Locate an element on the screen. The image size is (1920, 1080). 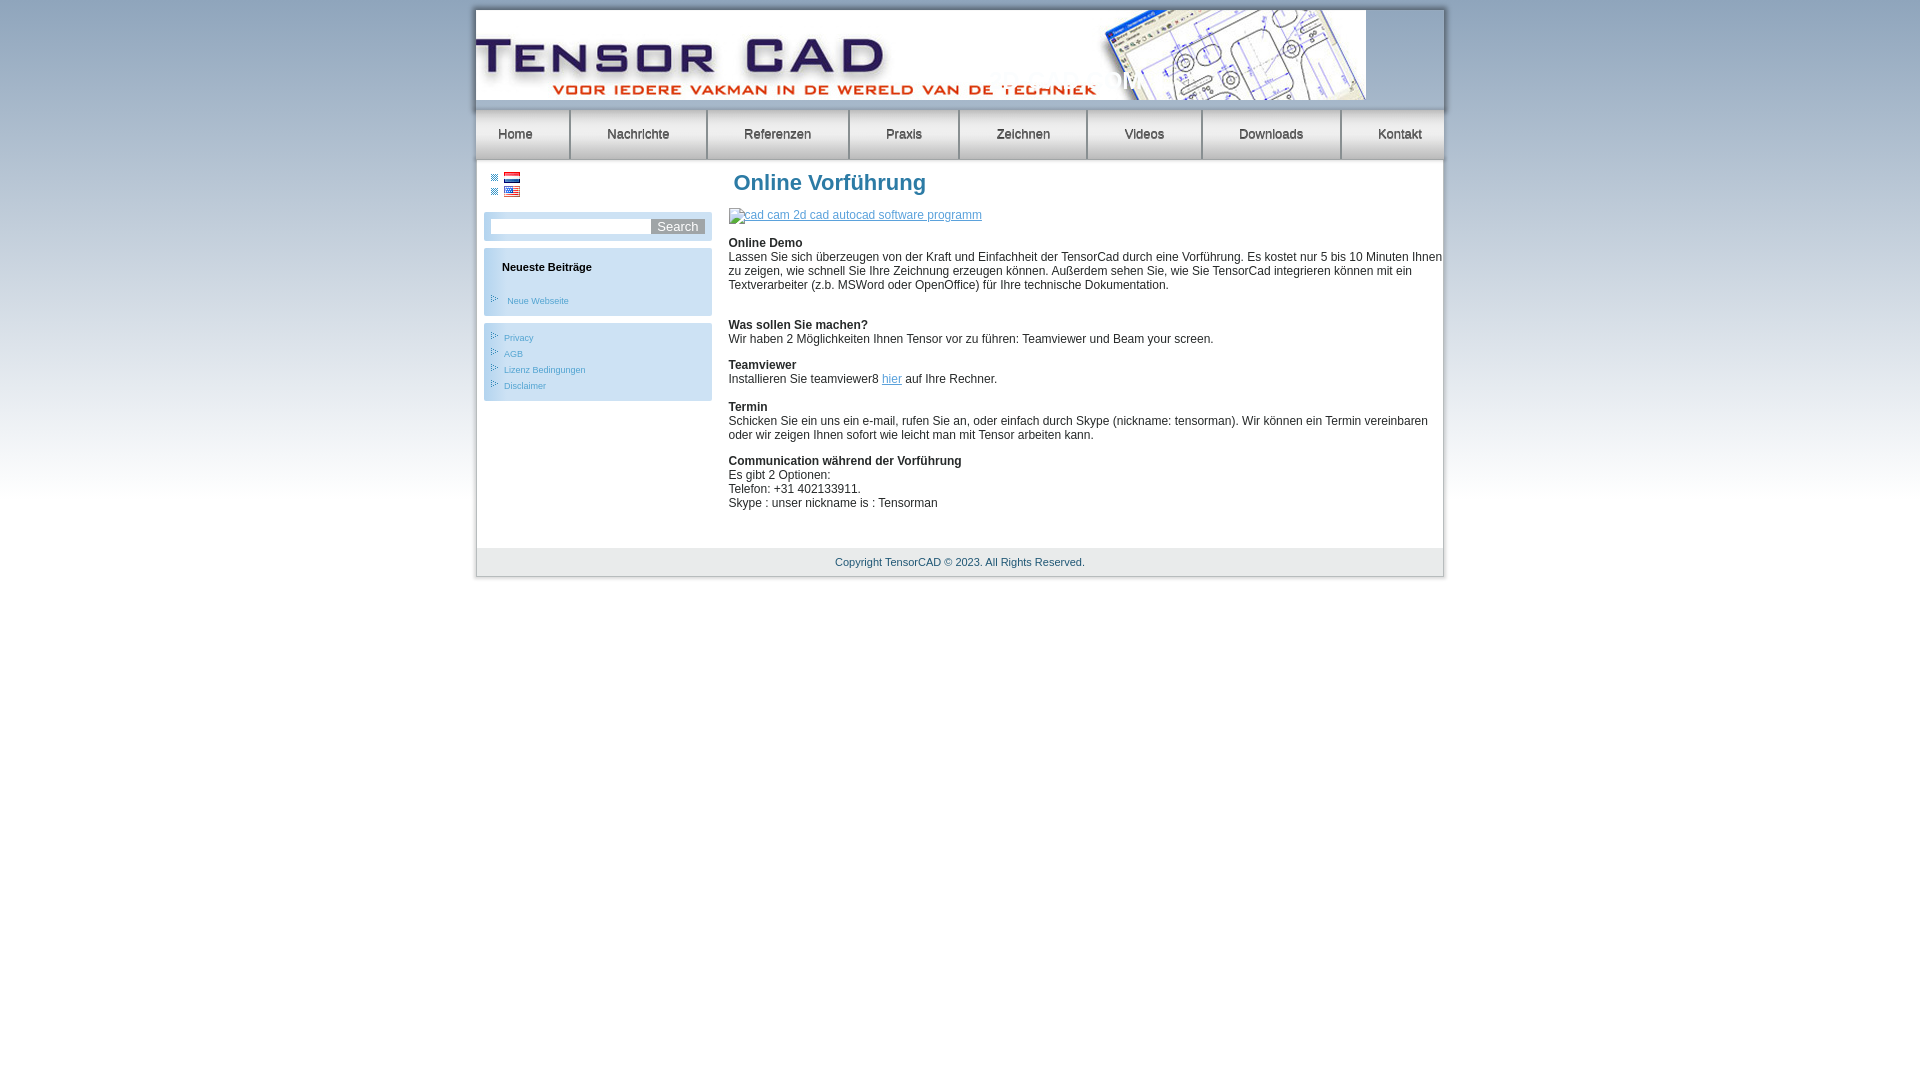
'Home' is located at coordinates (515, 134).